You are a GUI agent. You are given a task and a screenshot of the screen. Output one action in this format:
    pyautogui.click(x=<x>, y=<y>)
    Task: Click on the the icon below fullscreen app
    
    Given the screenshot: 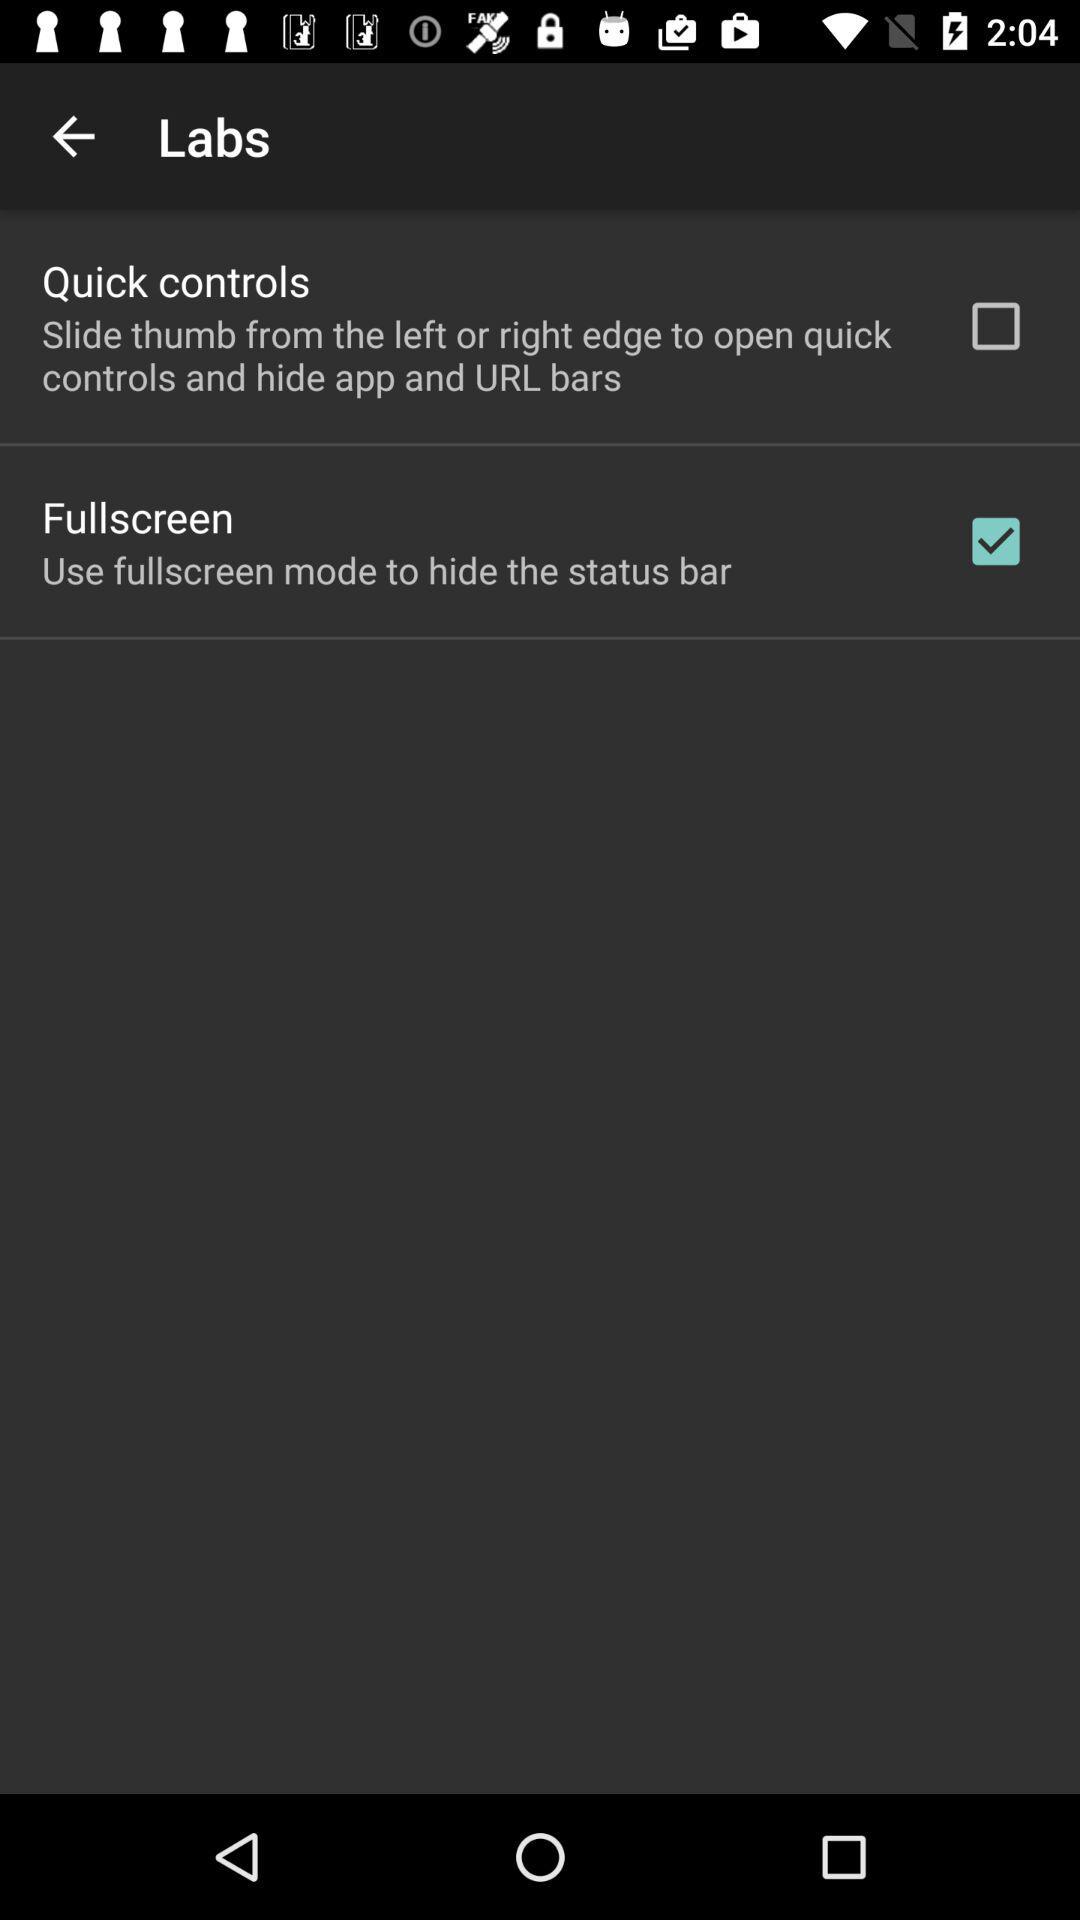 What is the action you would take?
    pyautogui.click(x=386, y=569)
    